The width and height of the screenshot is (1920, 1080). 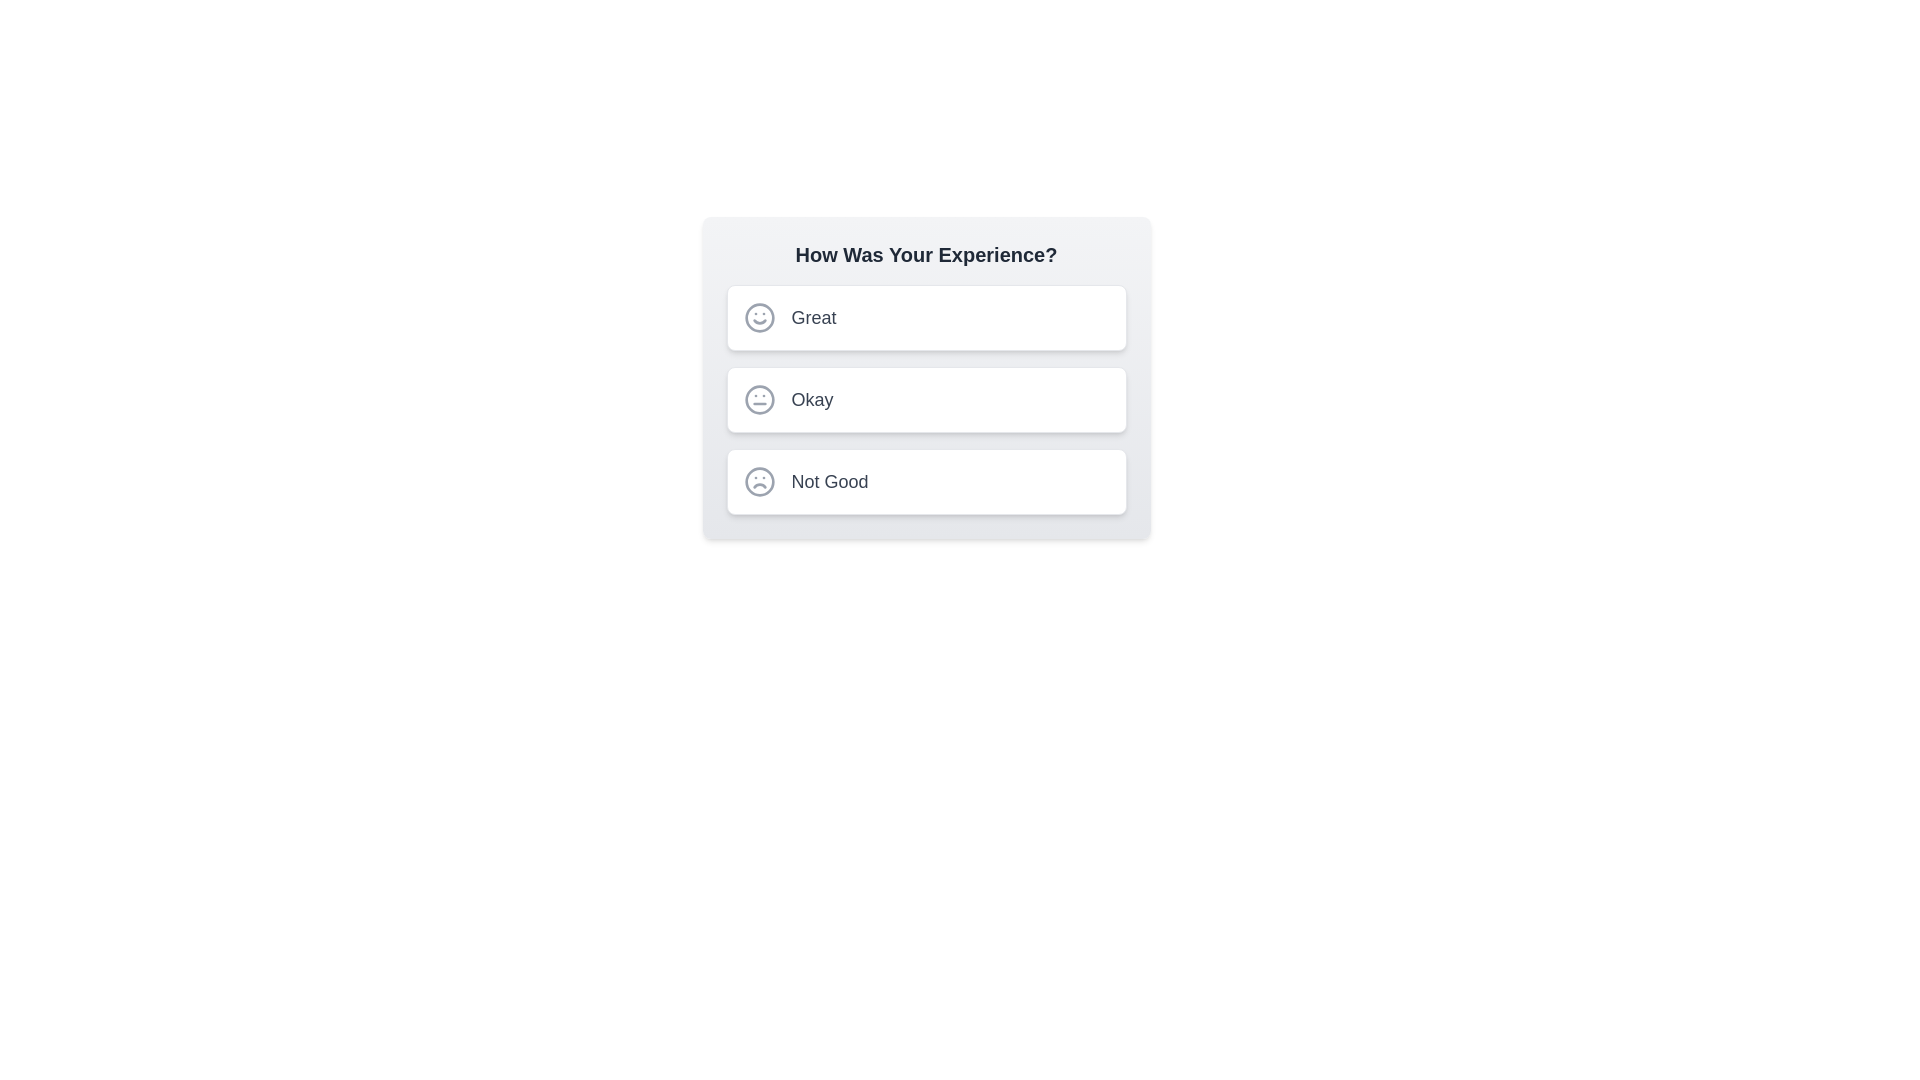 I want to click on the 'Okay' feedback option card in the user experience survey, so click(x=925, y=400).